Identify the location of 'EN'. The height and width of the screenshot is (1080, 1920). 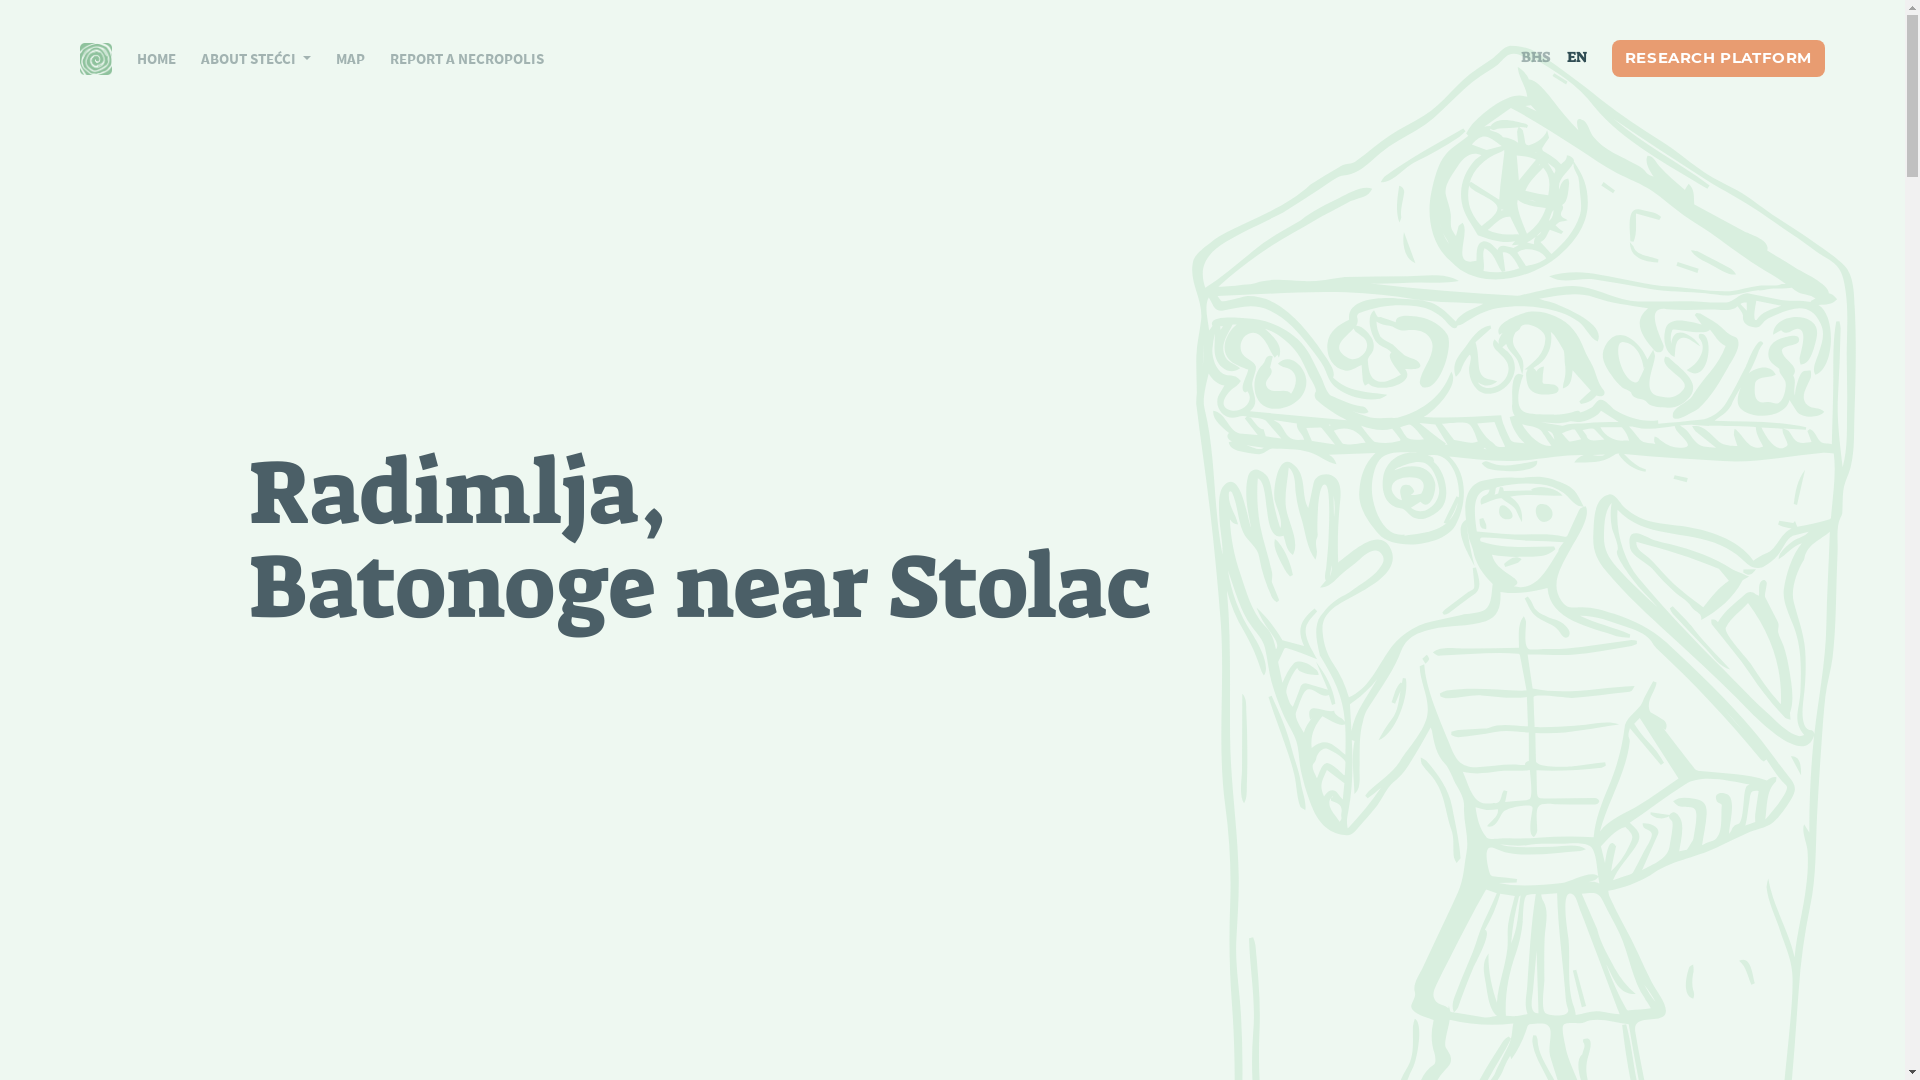
(1558, 56).